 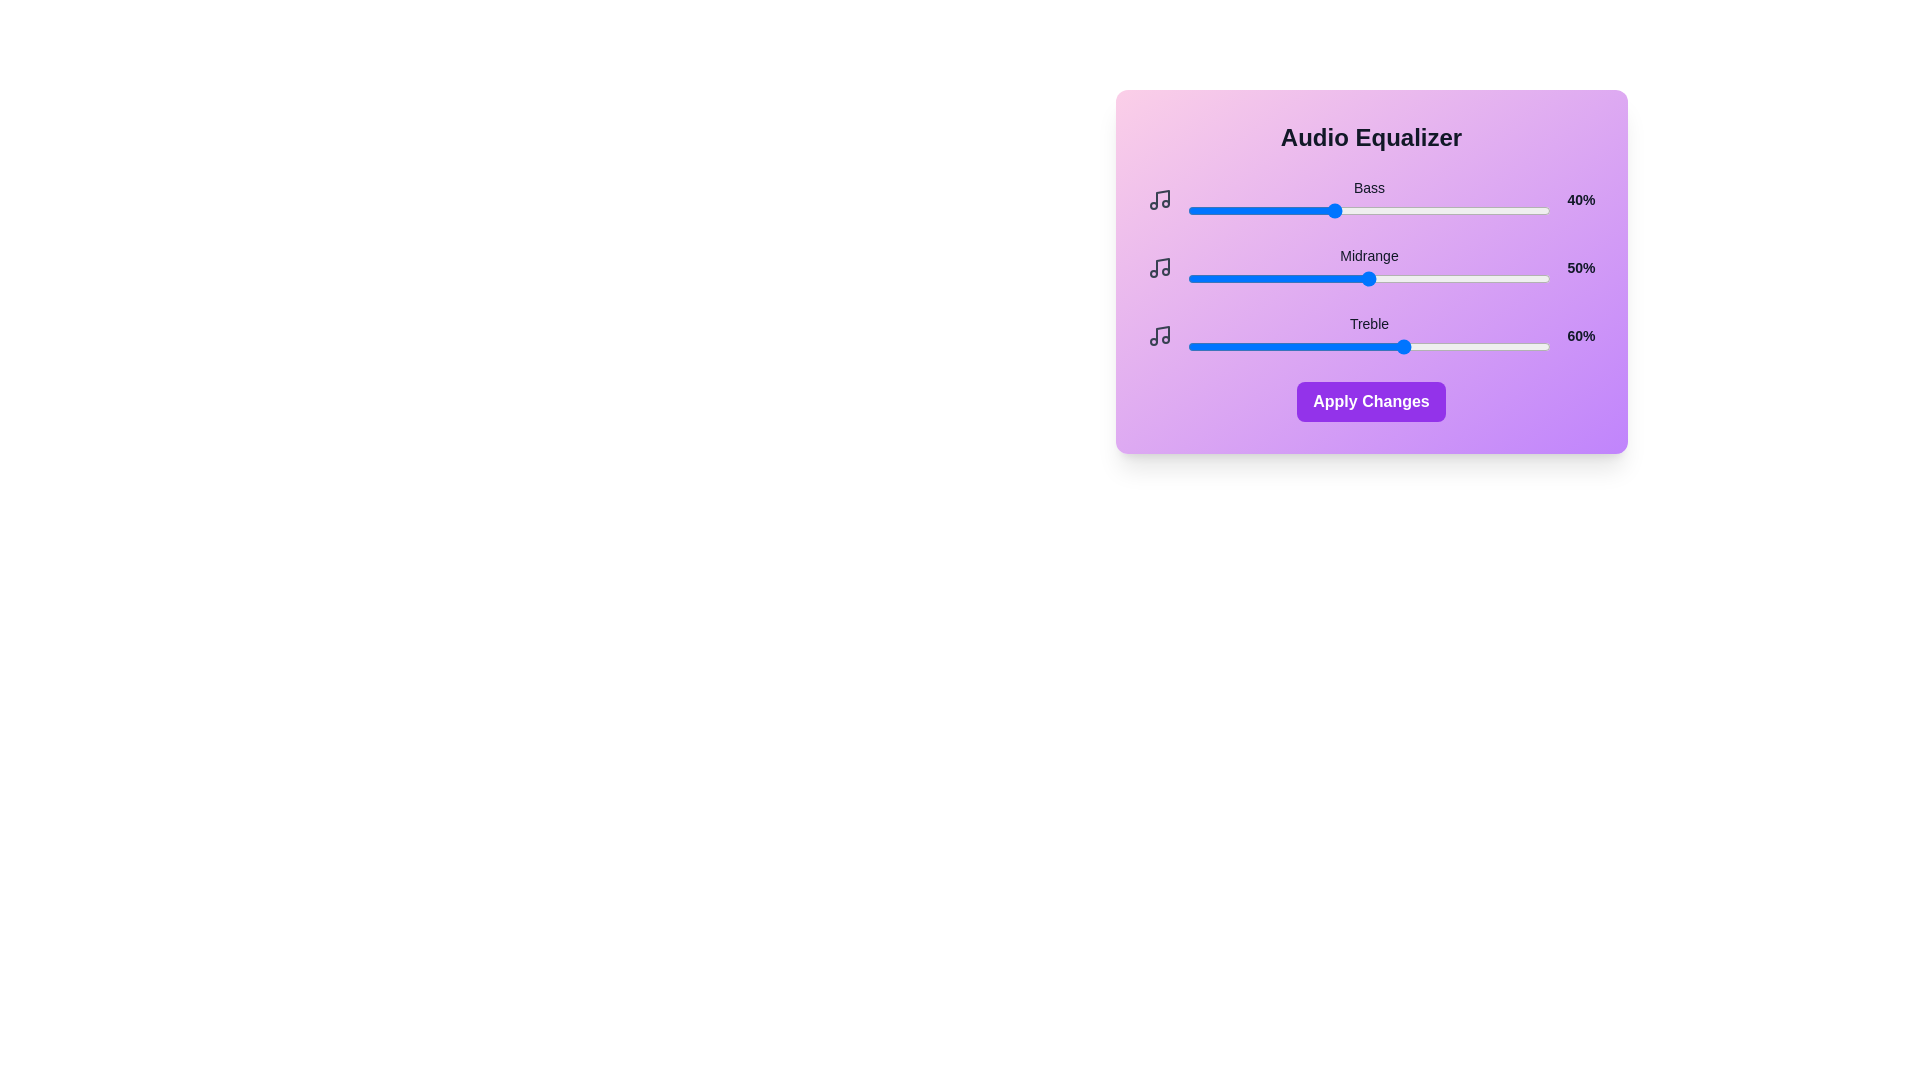 I want to click on the 'Apply Changes' button, so click(x=1370, y=401).